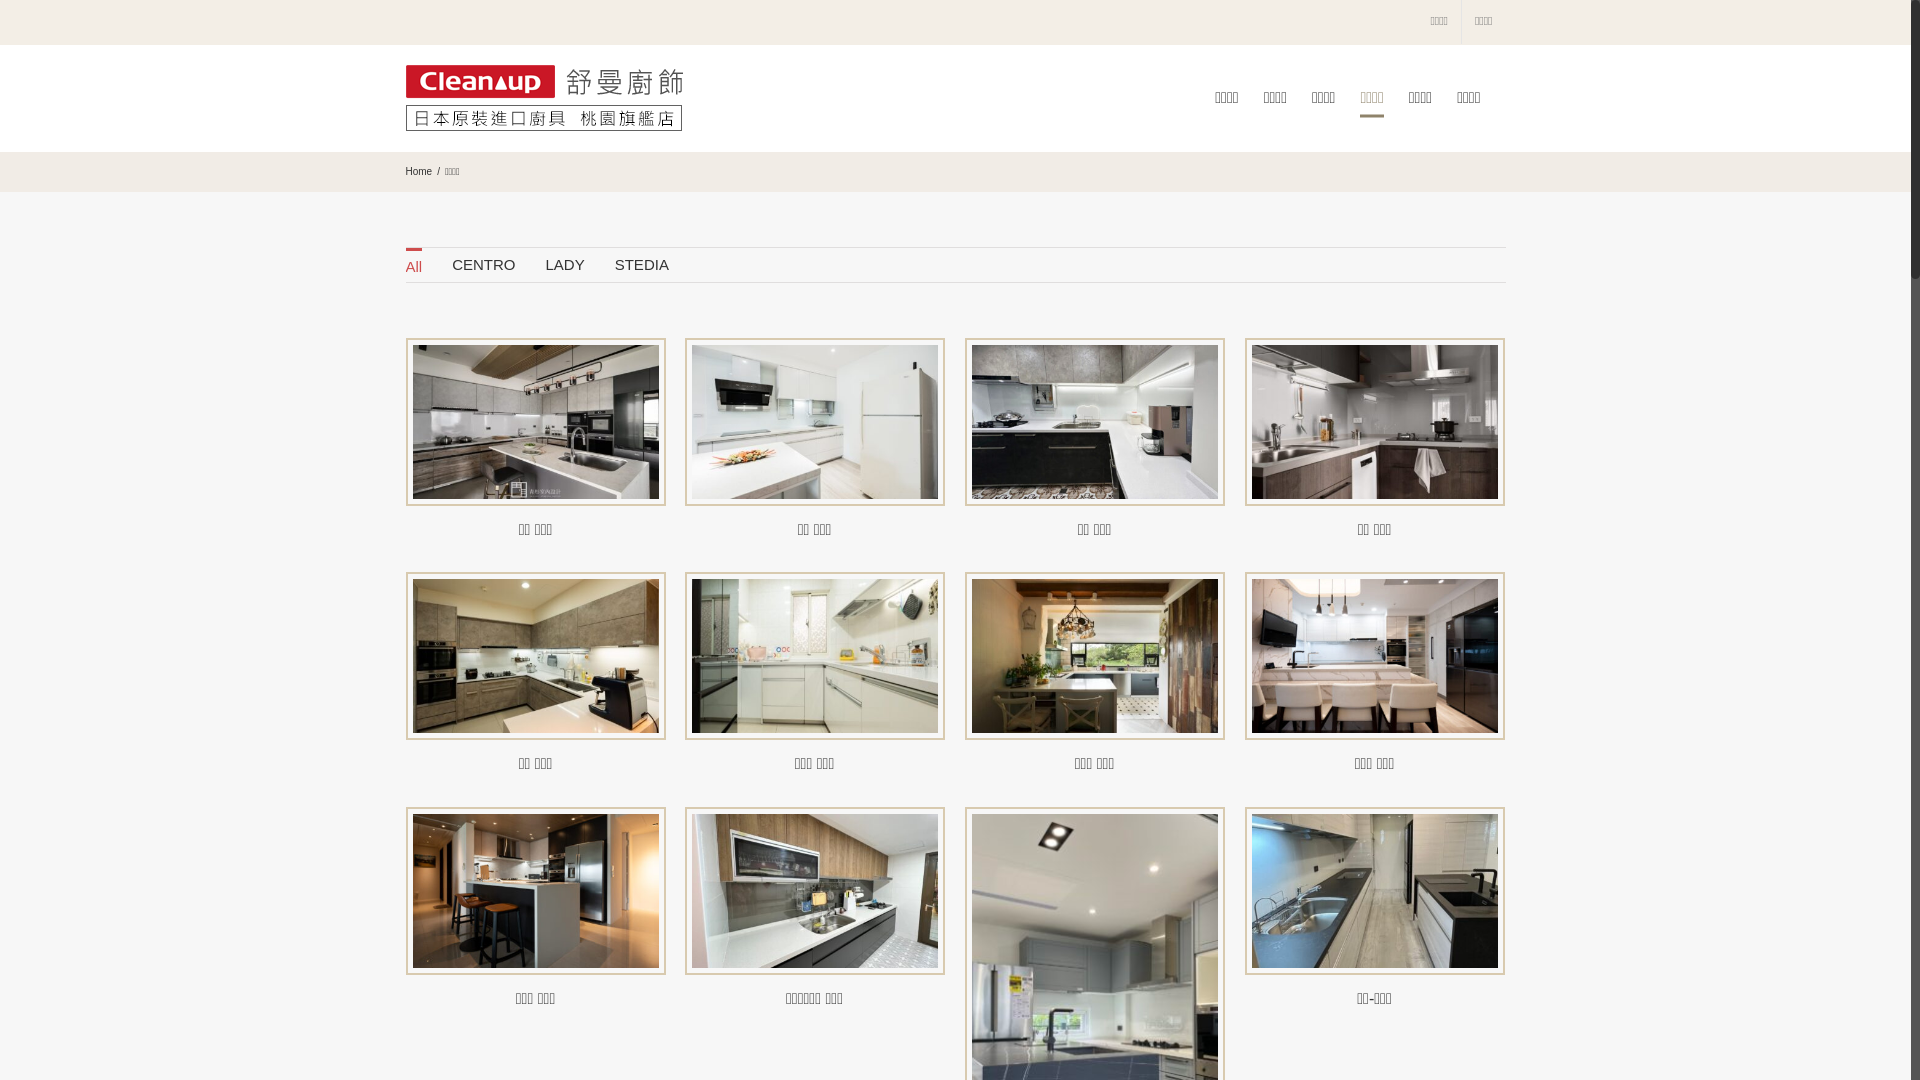 Image resolution: width=1920 pixels, height=1080 pixels. I want to click on 'STEDIA', so click(642, 264).